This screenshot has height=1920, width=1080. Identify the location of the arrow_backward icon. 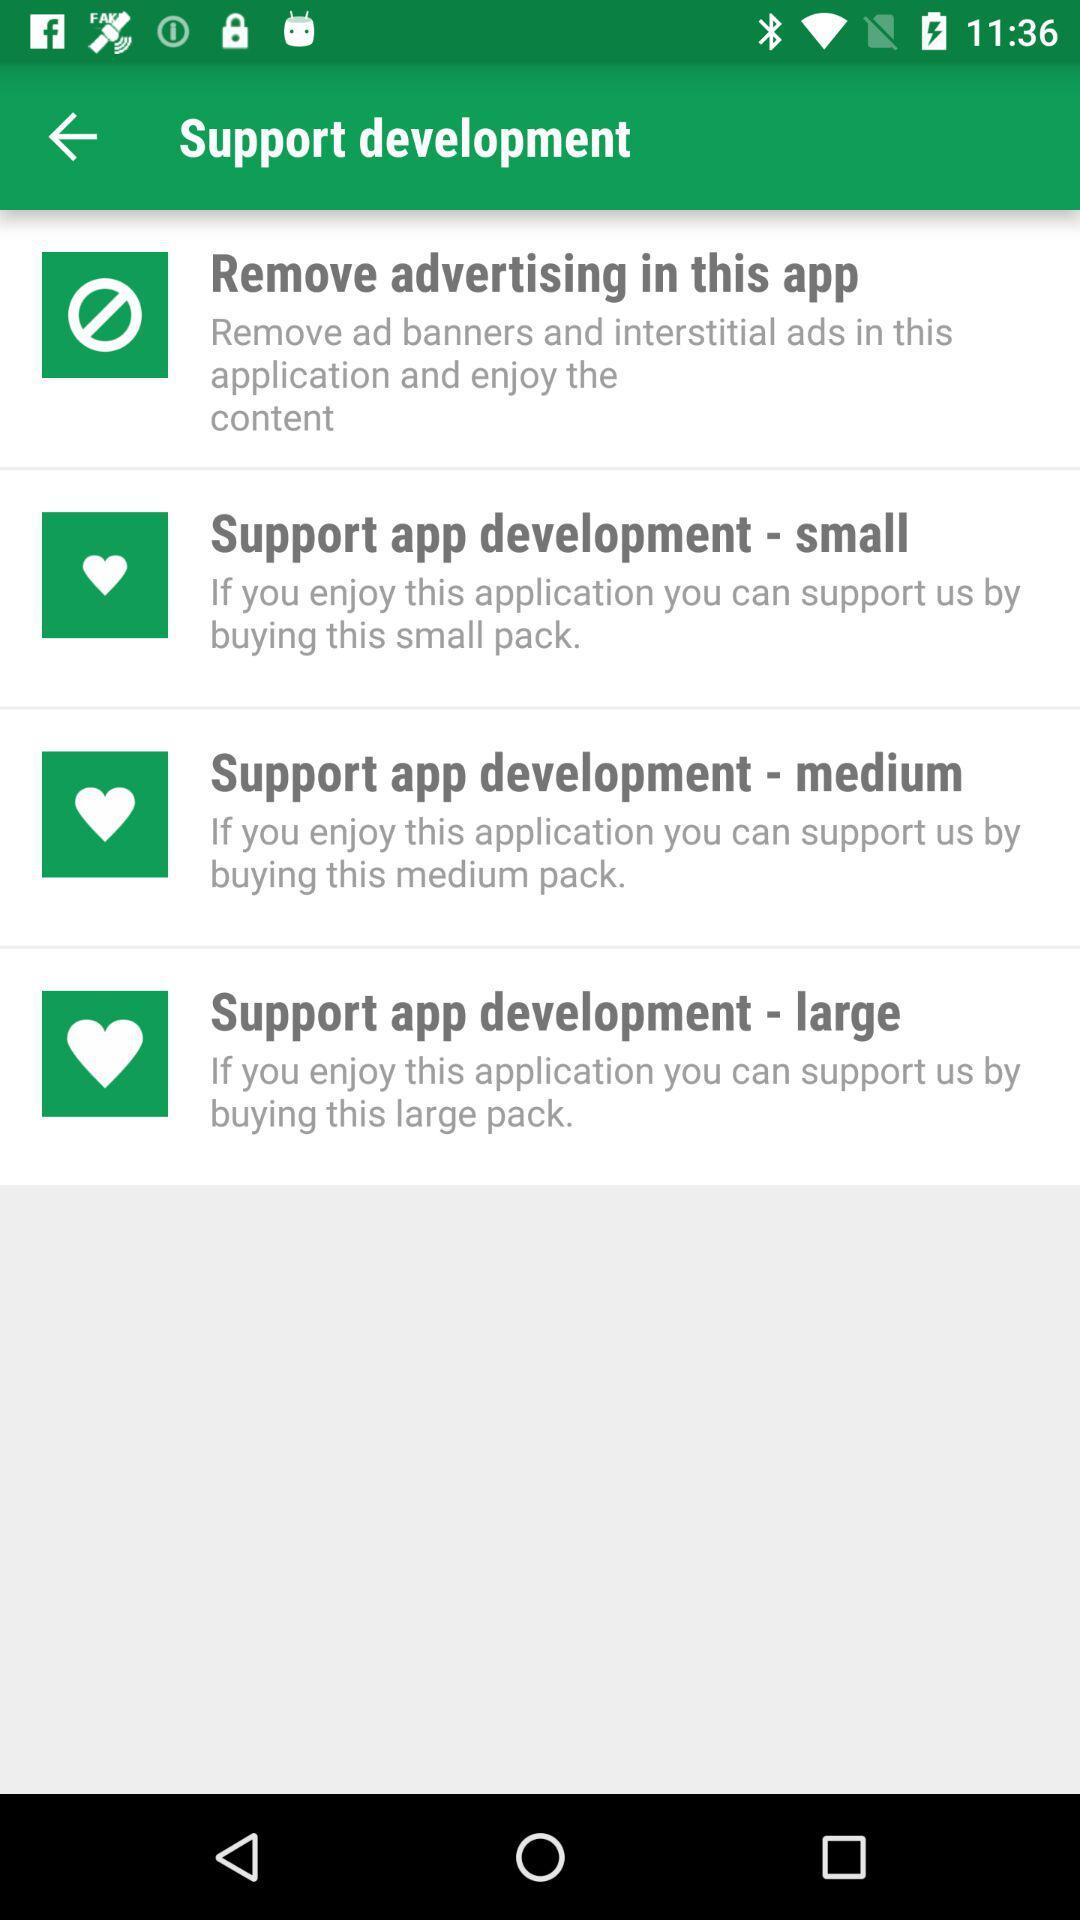
(72, 135).